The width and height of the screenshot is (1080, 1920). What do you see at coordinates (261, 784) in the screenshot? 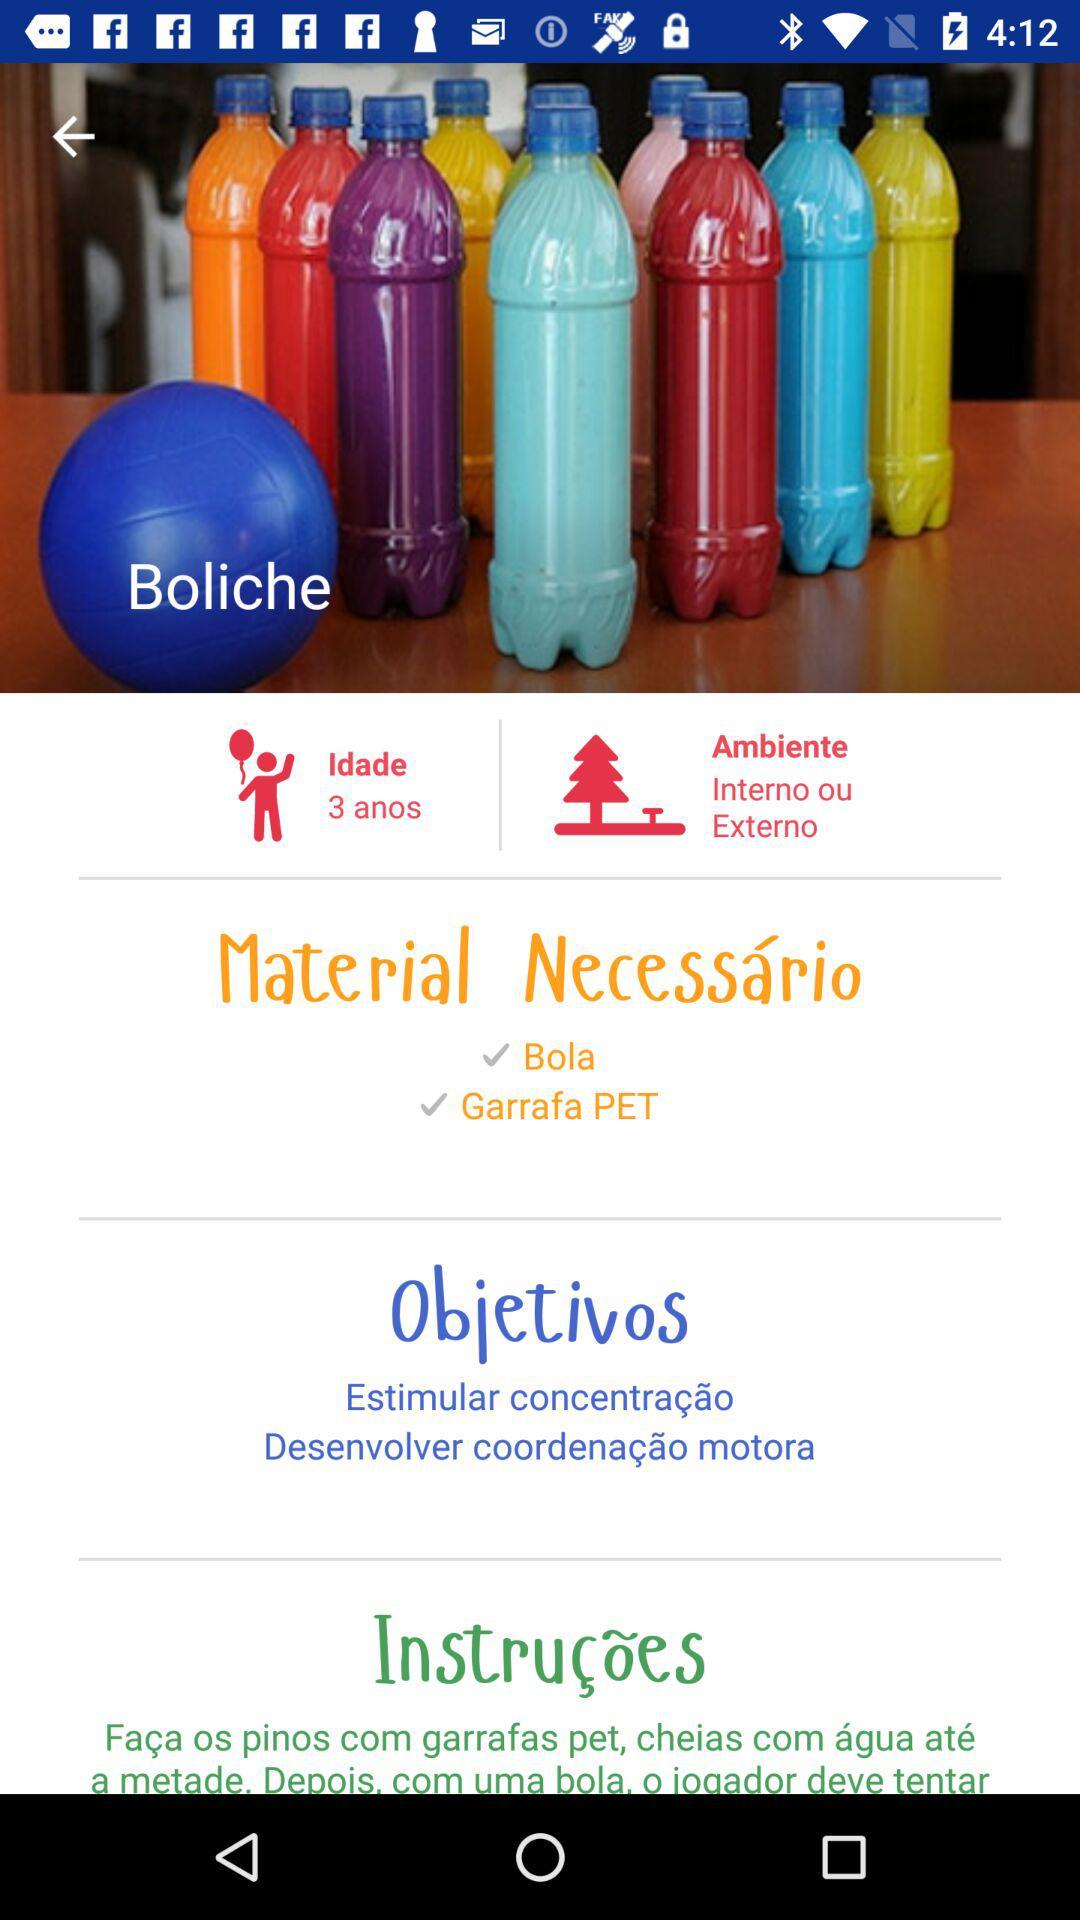
I see `the icon on left to the text idade on the web page` at bounding box center [261, 784].